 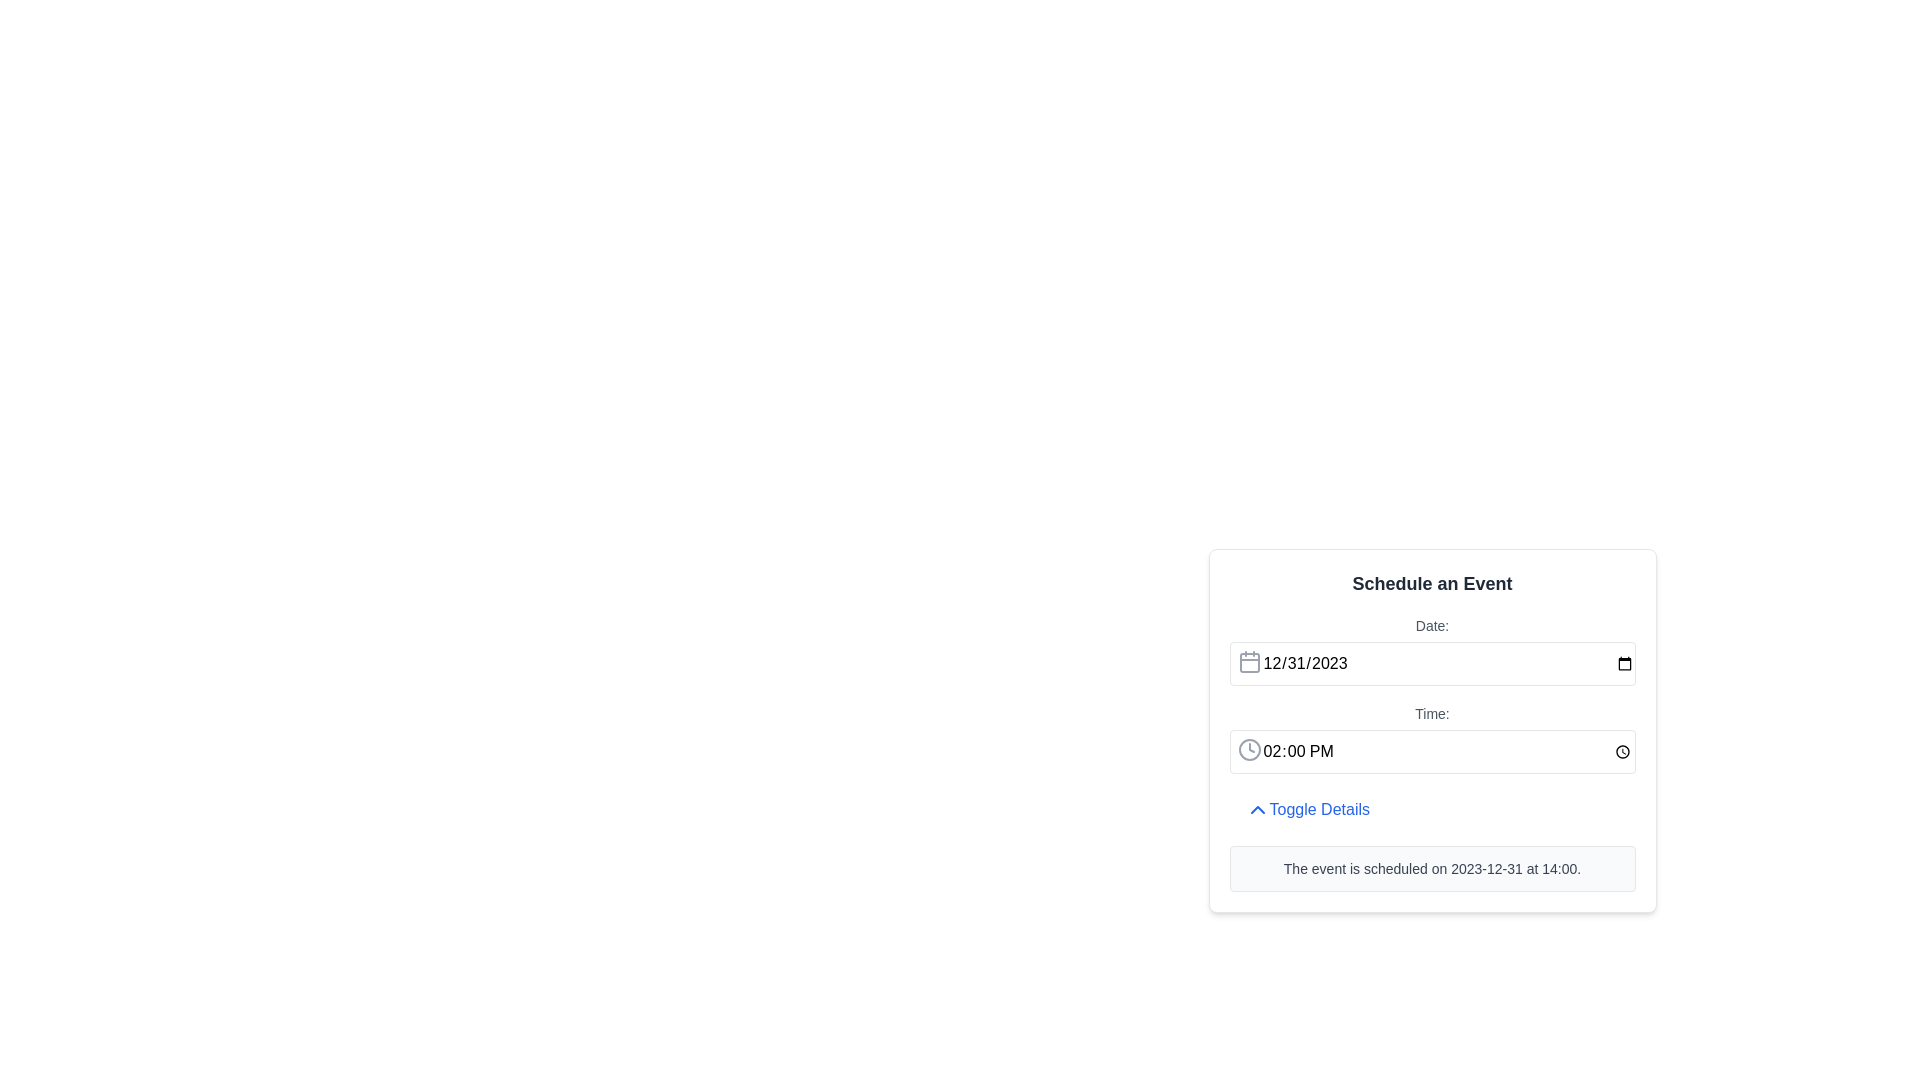 What do you see at coordinates (1431, 867) in the screenshot?
I see `the text block that reads 'The event is scheduled on 2023-12-31 at 14:00.', which has a light gray background and rounded borders` at bounding box center [1431, 867].